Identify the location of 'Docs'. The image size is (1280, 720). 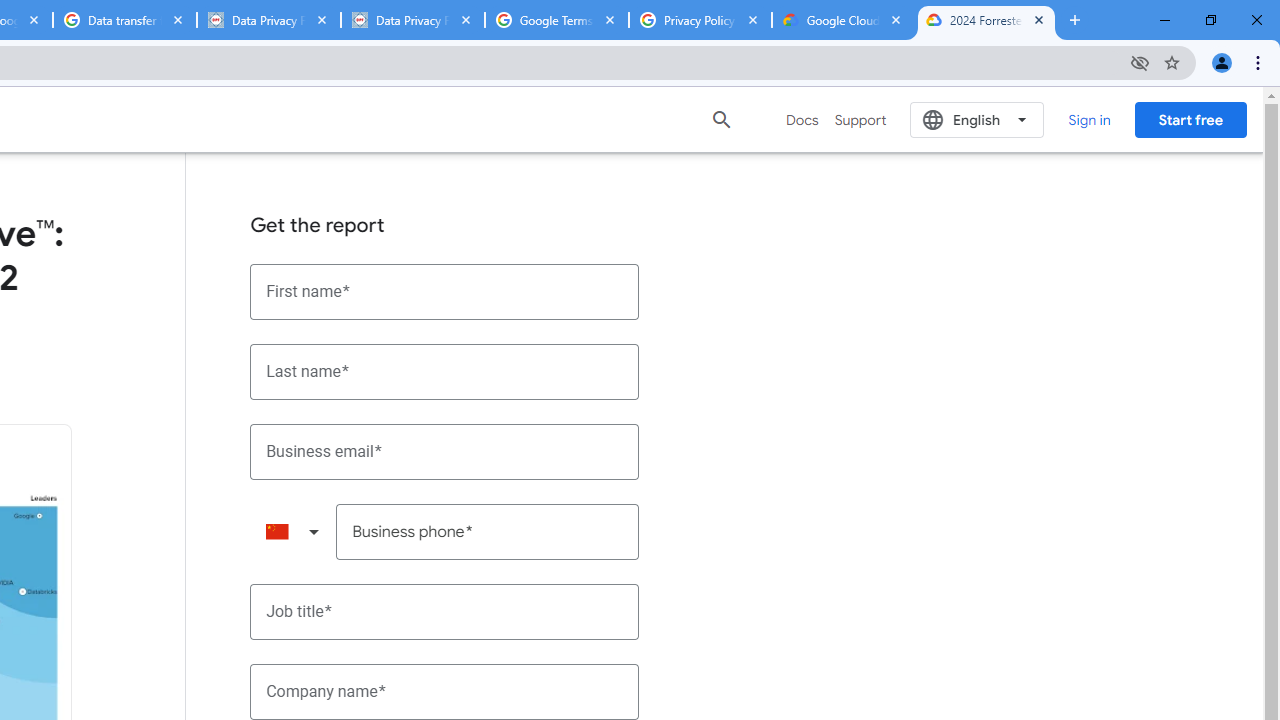
(802, 119).